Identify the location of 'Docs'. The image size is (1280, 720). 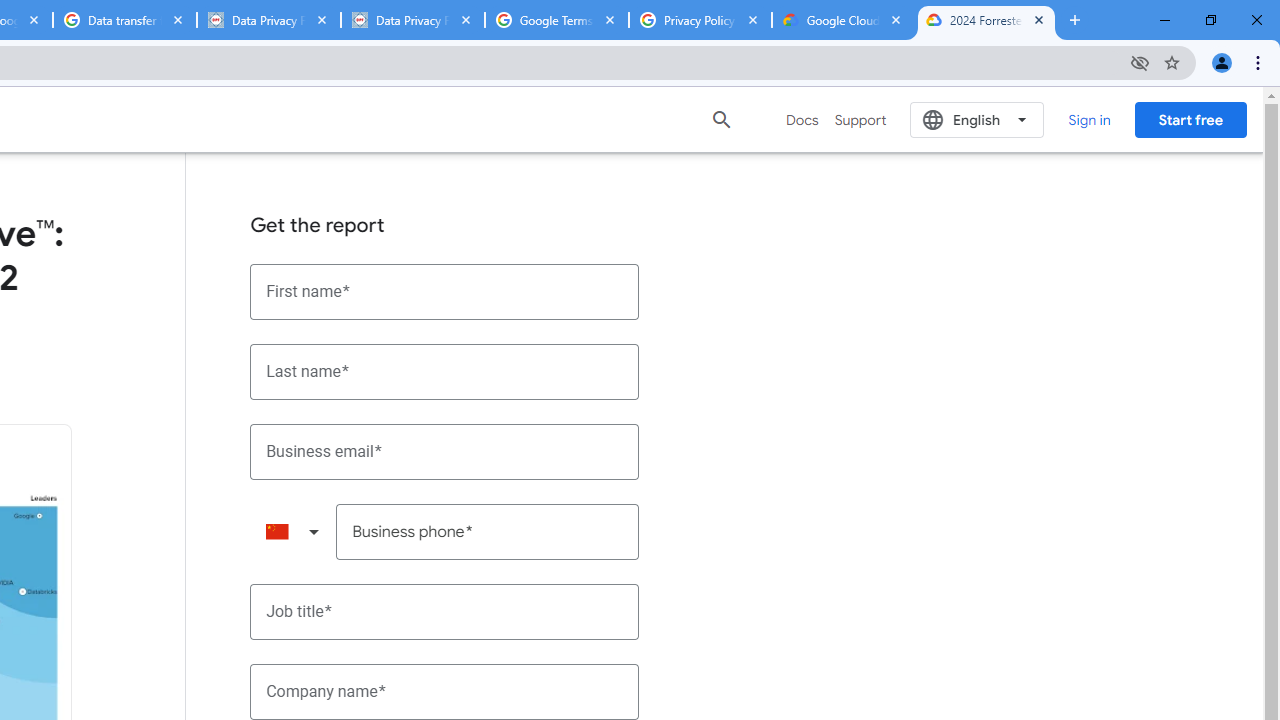
(802, 119).